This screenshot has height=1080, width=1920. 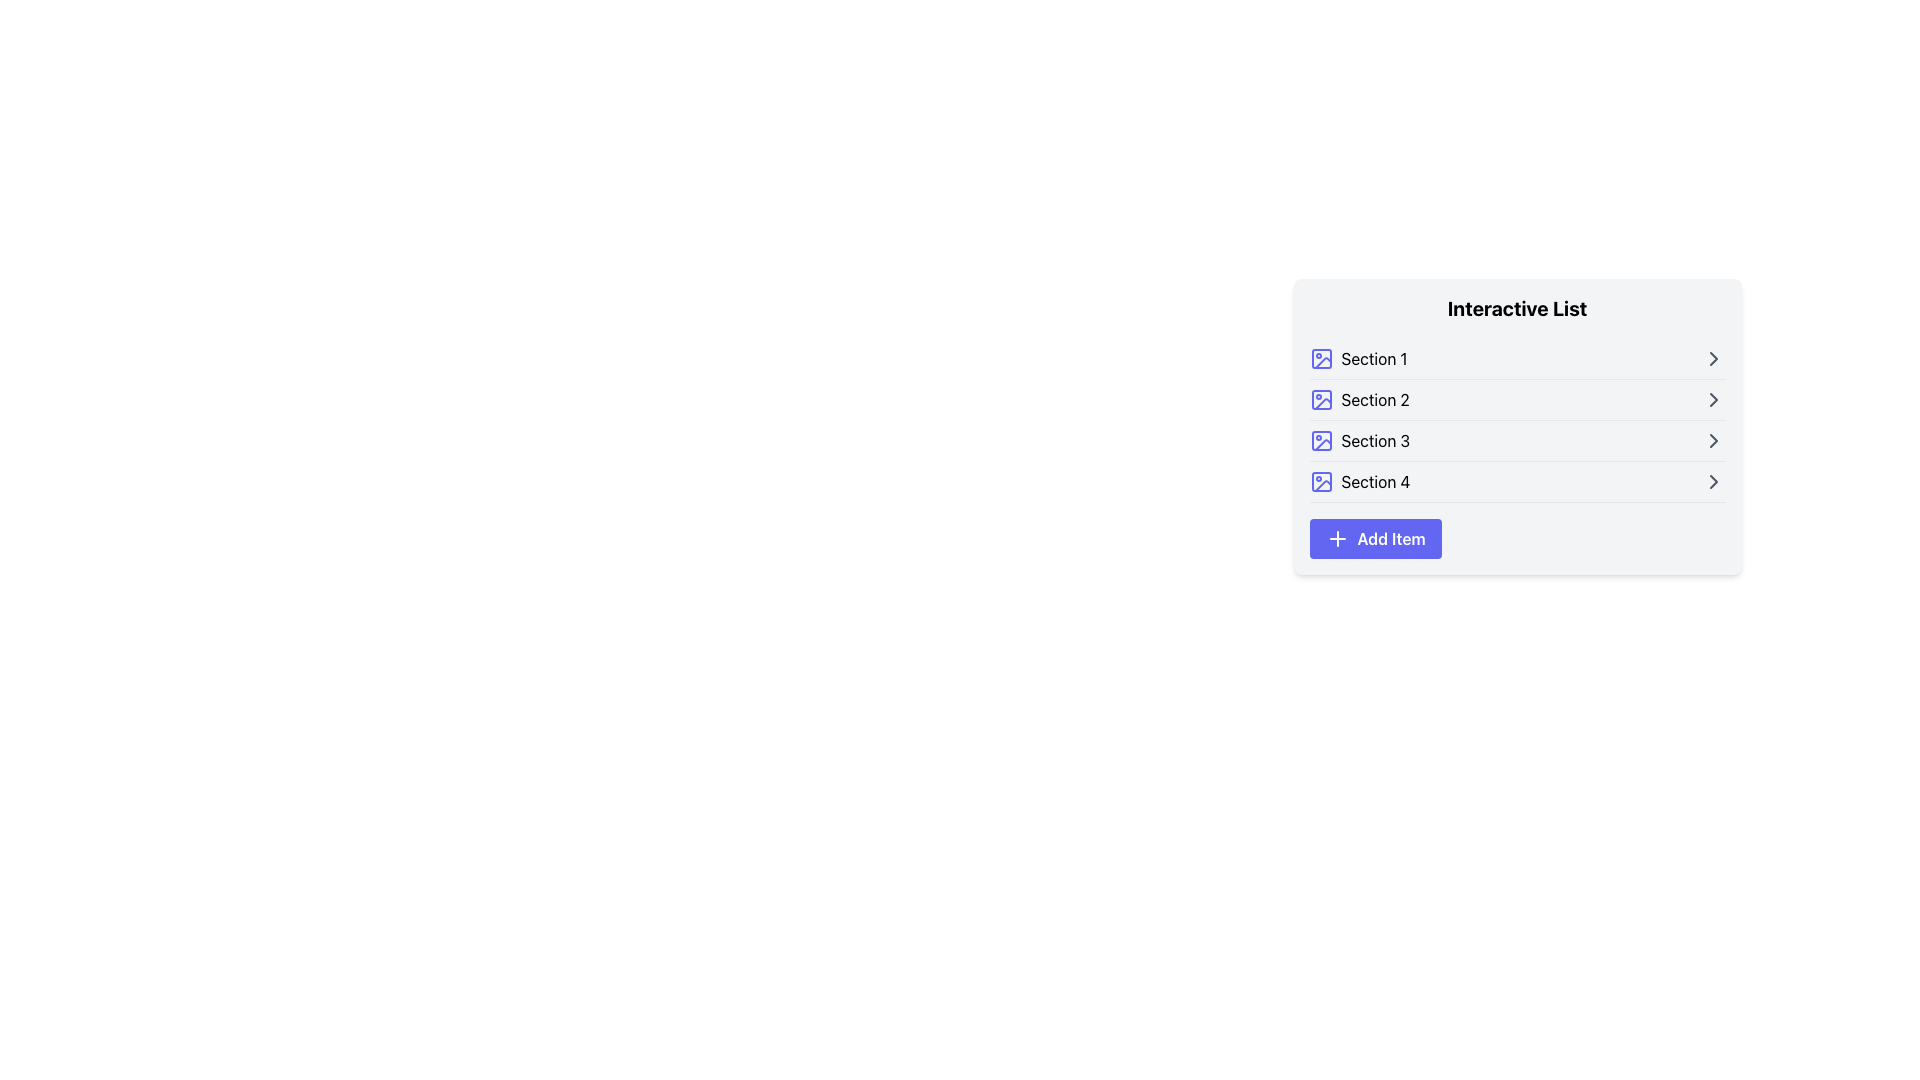 What do you see at coordinates (1517, 482) in the screenshot?
I see `the List Item labeled 'Section 4' in the Interactive List` at bounding box center [1517, 482].